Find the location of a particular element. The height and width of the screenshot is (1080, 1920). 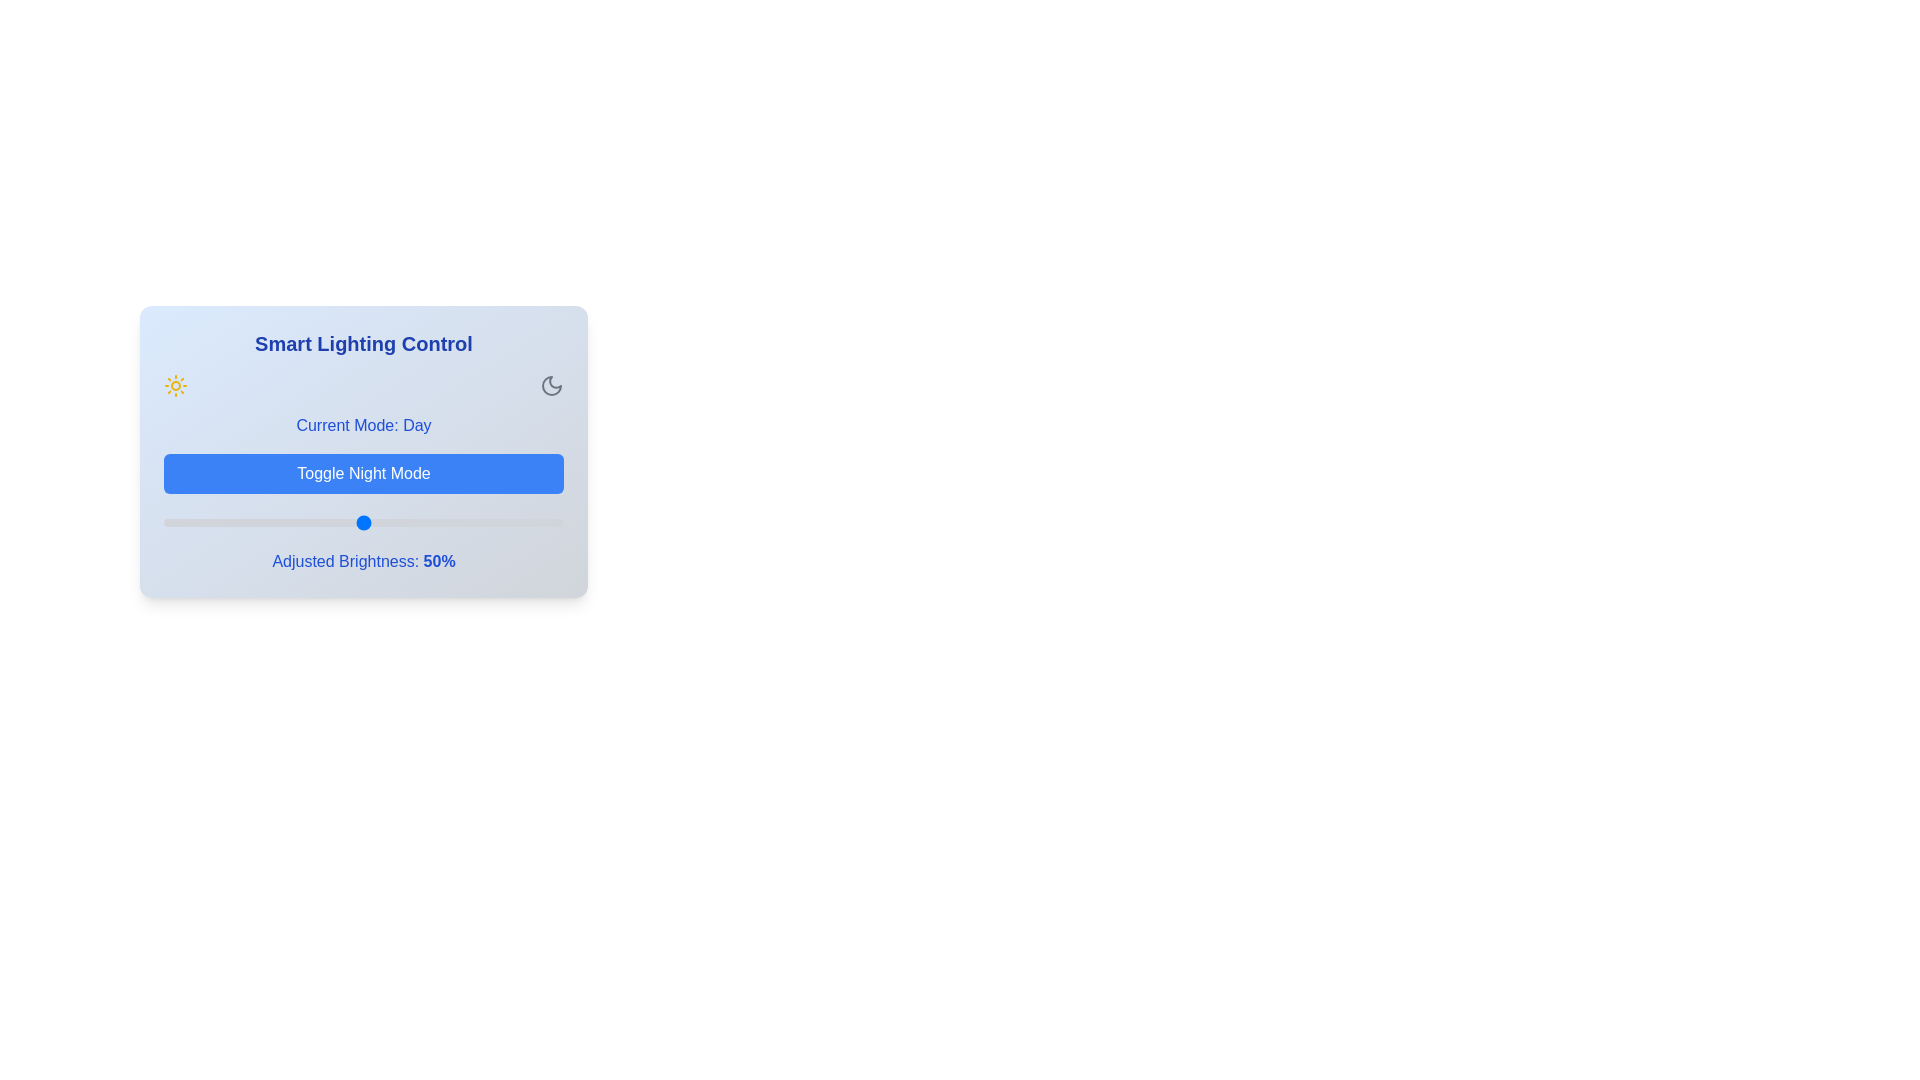

the label that displays the current mode of operation, indicating whether the system is in 'Day' or 'Night' mode, which is positioned below the title 'Smart Lighting Control' and above the button 'Toggle Night Mode' is located at coordinates (364, 424).